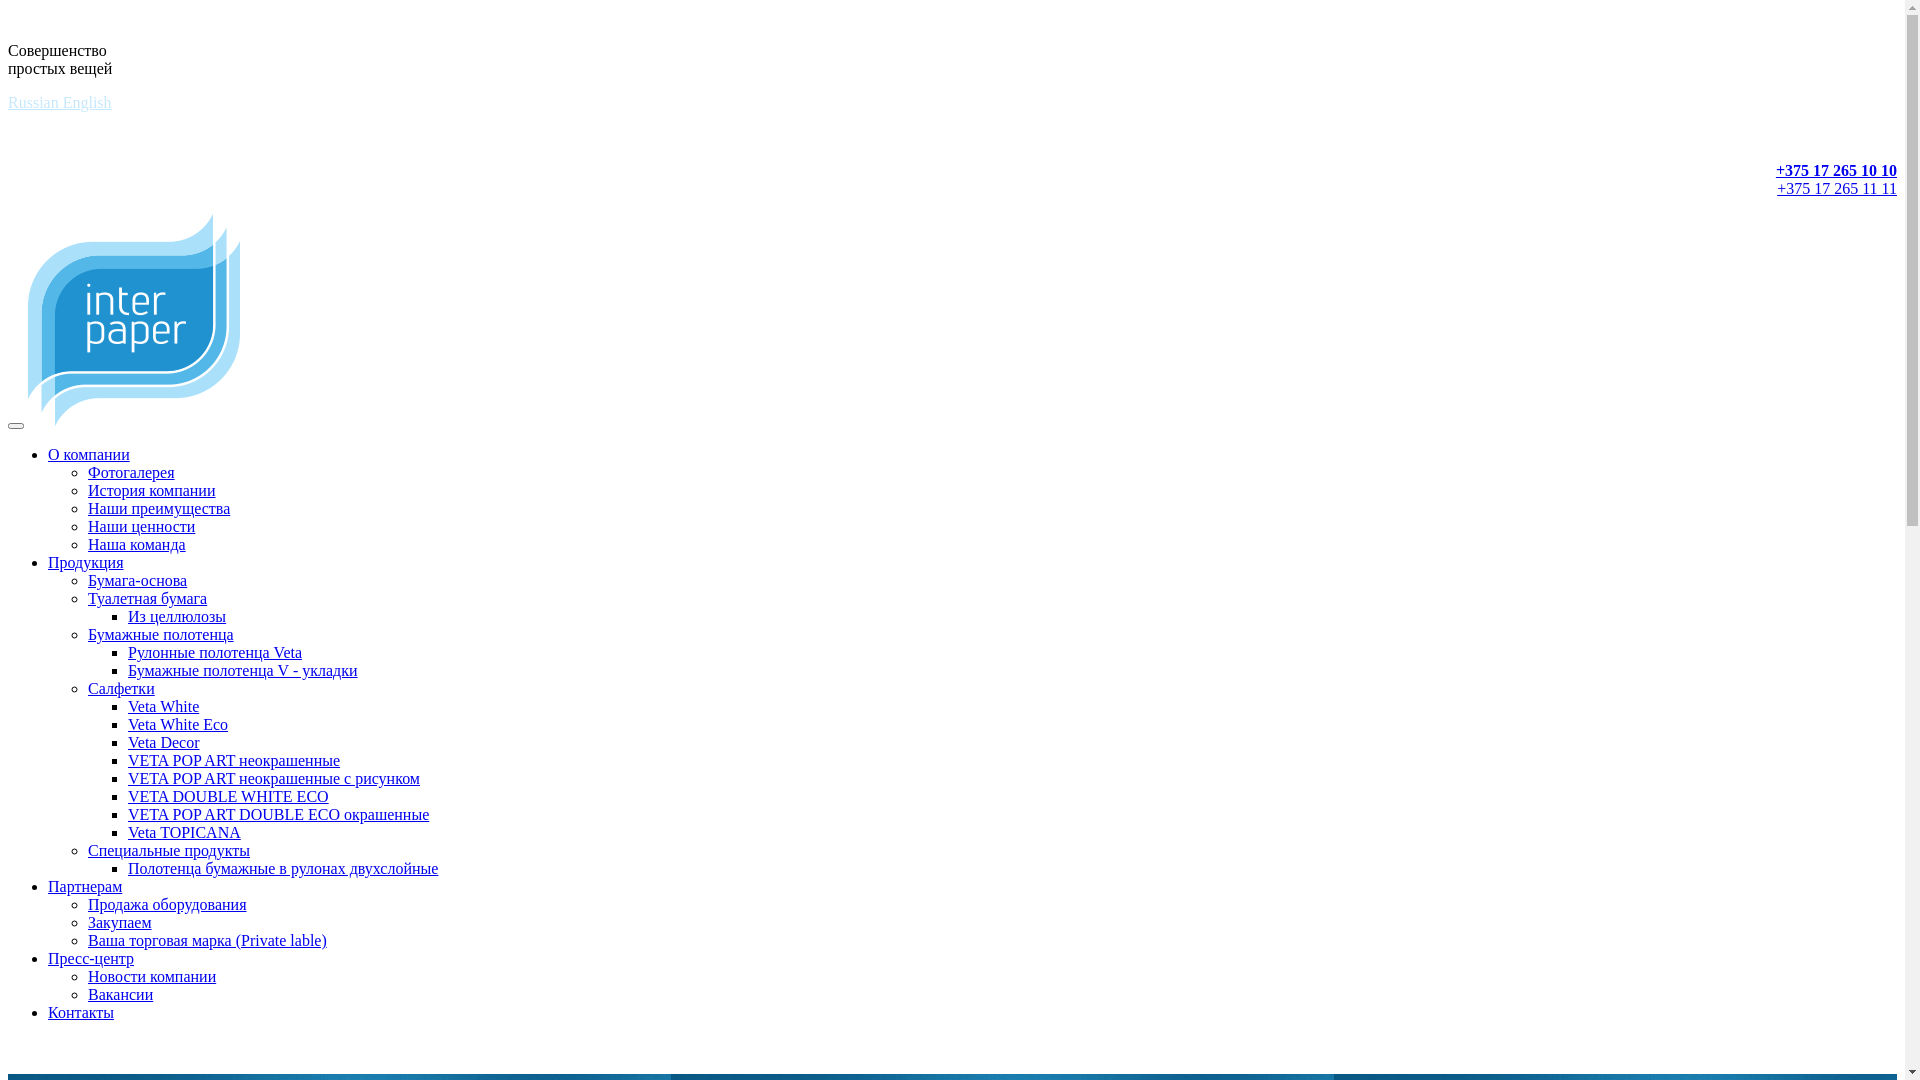 This screenshot has width=1920, height=1080. Describe the element at coordinates (1837, 188) in the screenshot. I see `'+375 17 265 11 11'` at that location.